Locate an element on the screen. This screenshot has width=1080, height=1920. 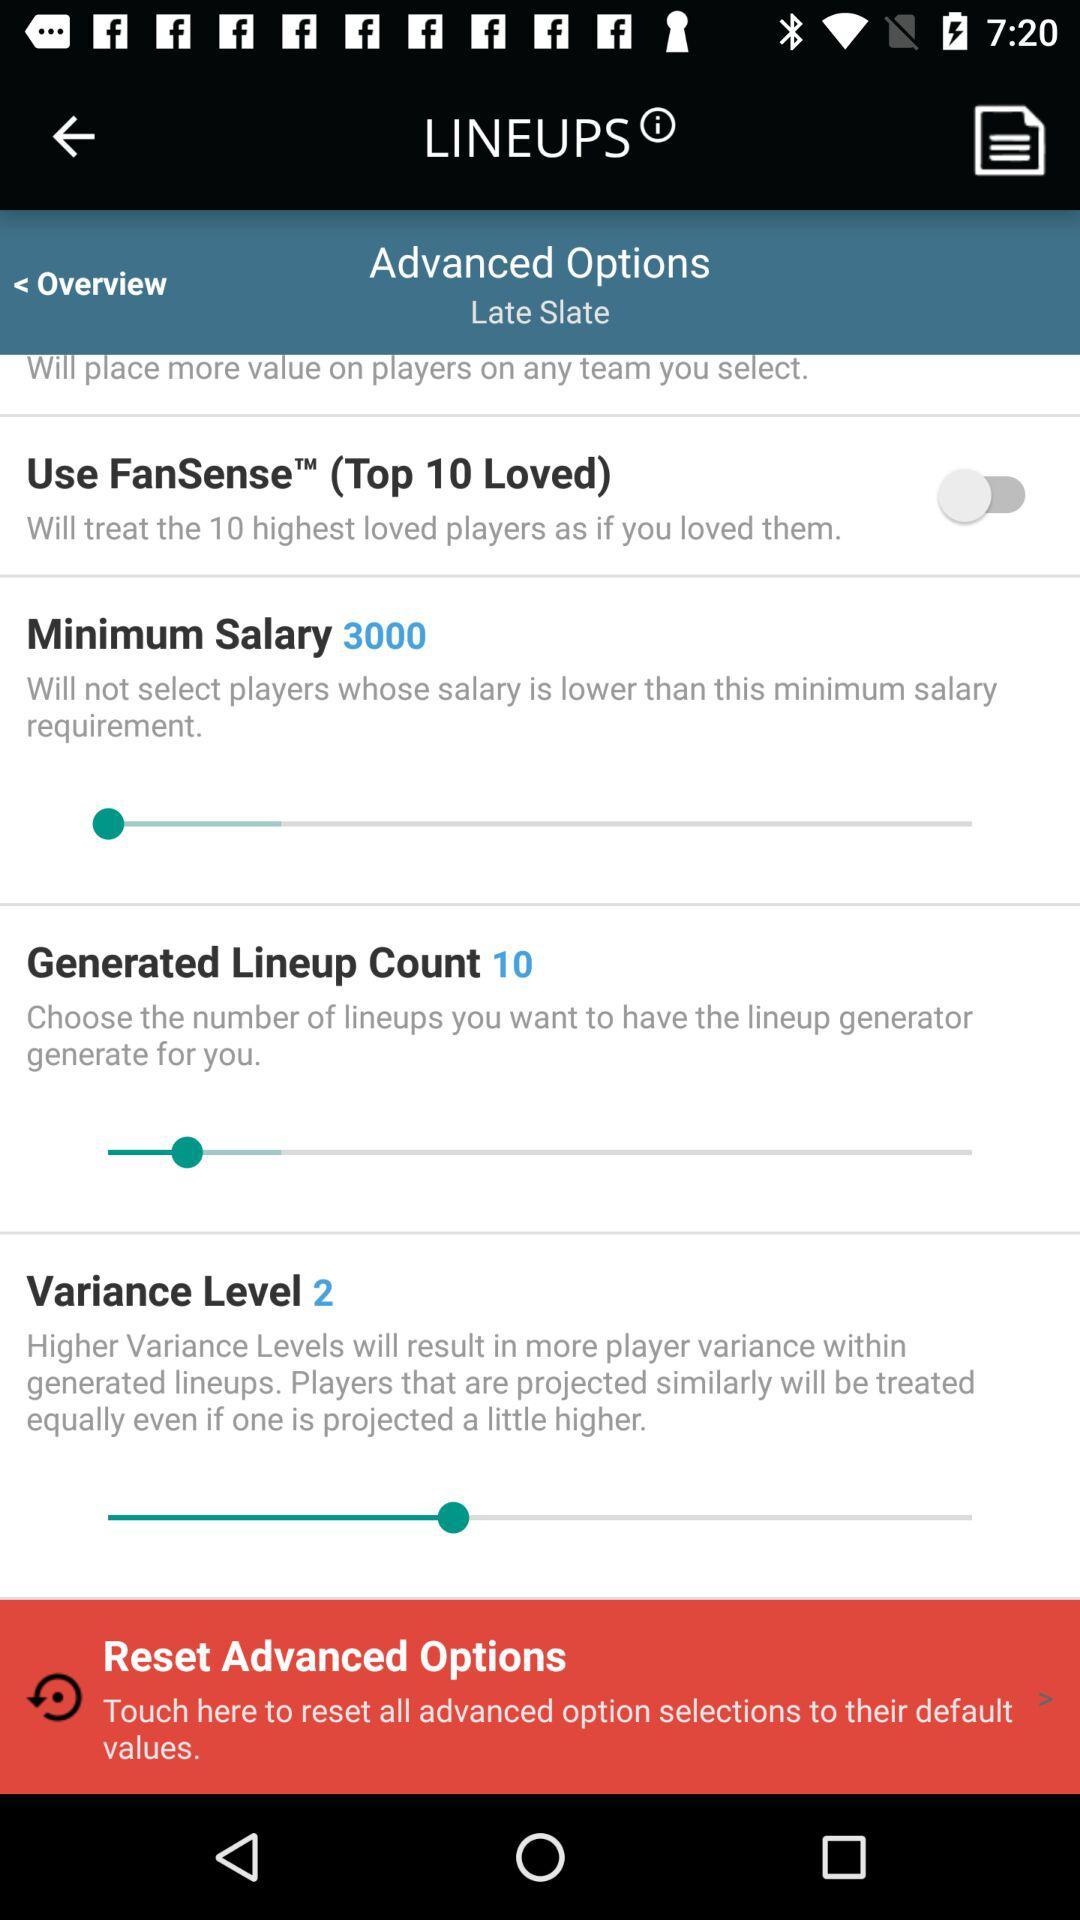
adjust variance level is located at coordinates (540, 1517).